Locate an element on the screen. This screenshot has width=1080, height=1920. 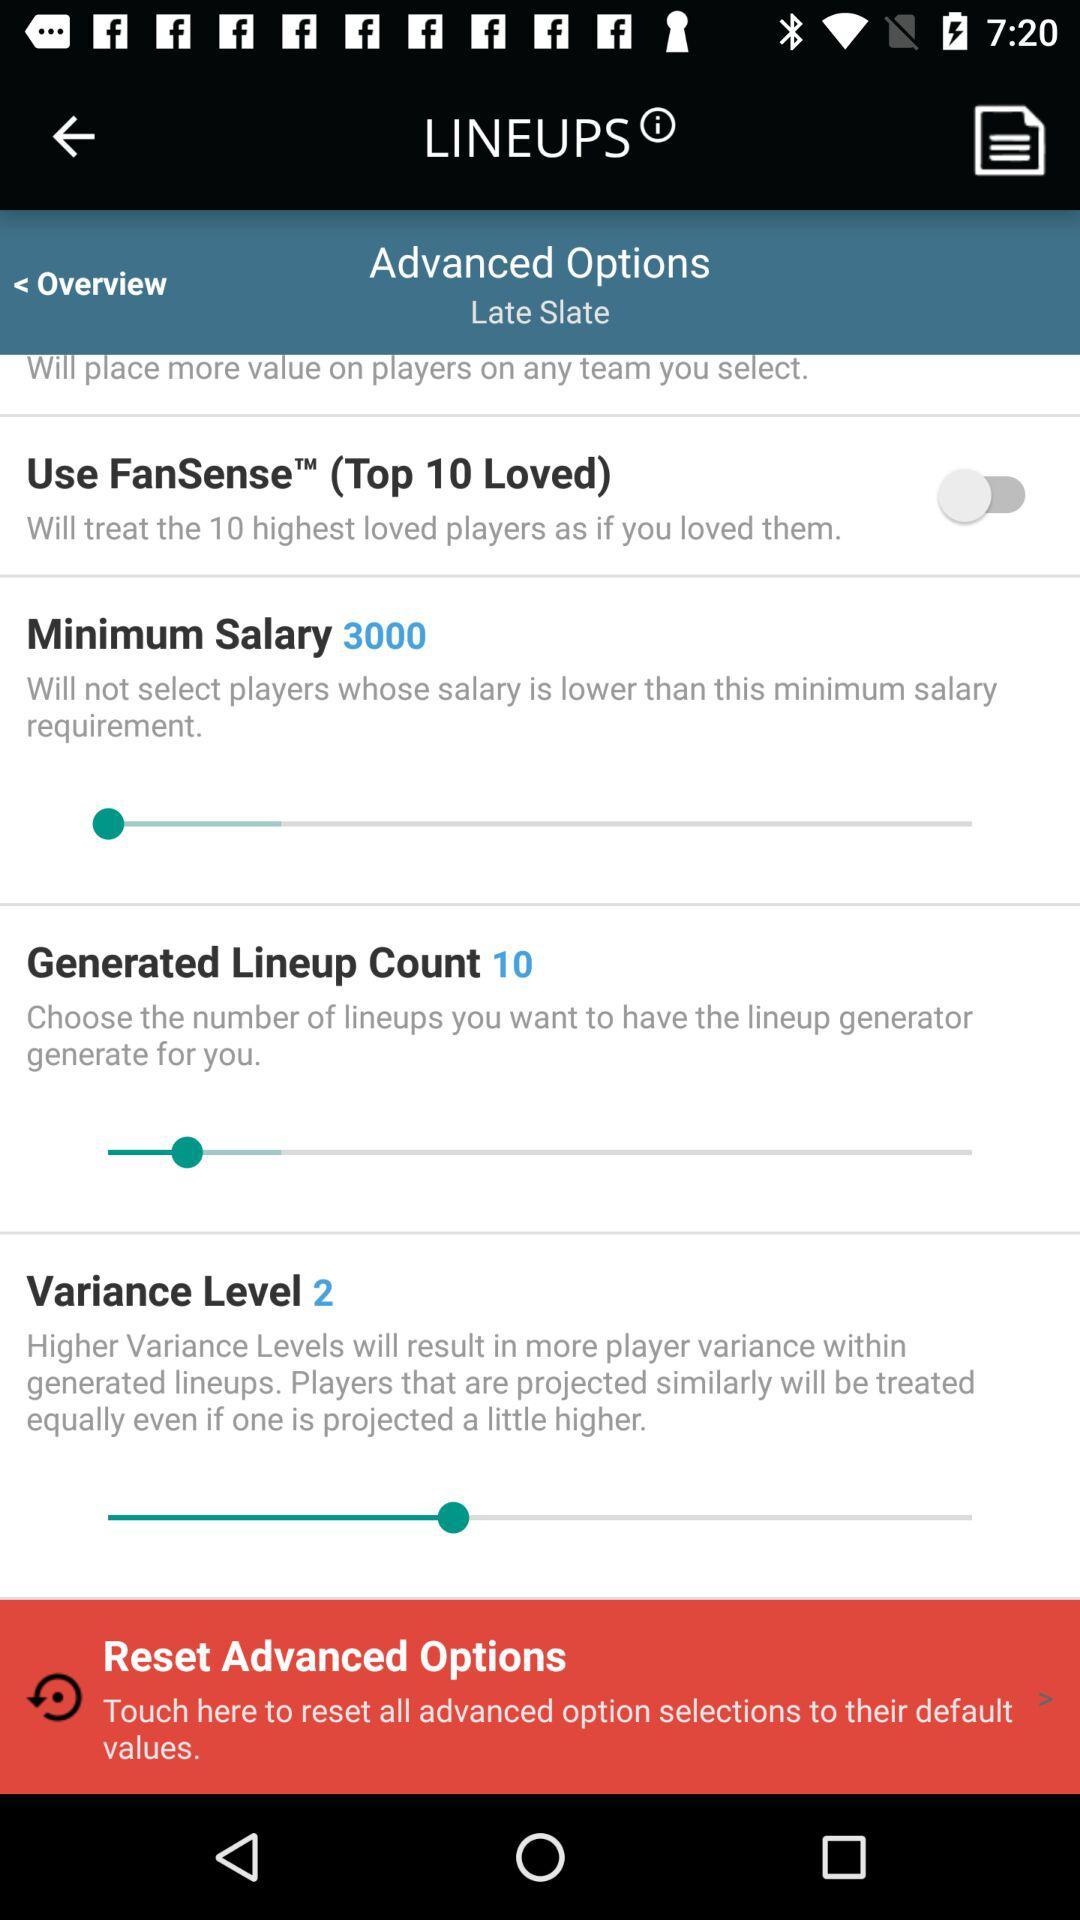
adjust variance level is located at coordinates (540, 1517).